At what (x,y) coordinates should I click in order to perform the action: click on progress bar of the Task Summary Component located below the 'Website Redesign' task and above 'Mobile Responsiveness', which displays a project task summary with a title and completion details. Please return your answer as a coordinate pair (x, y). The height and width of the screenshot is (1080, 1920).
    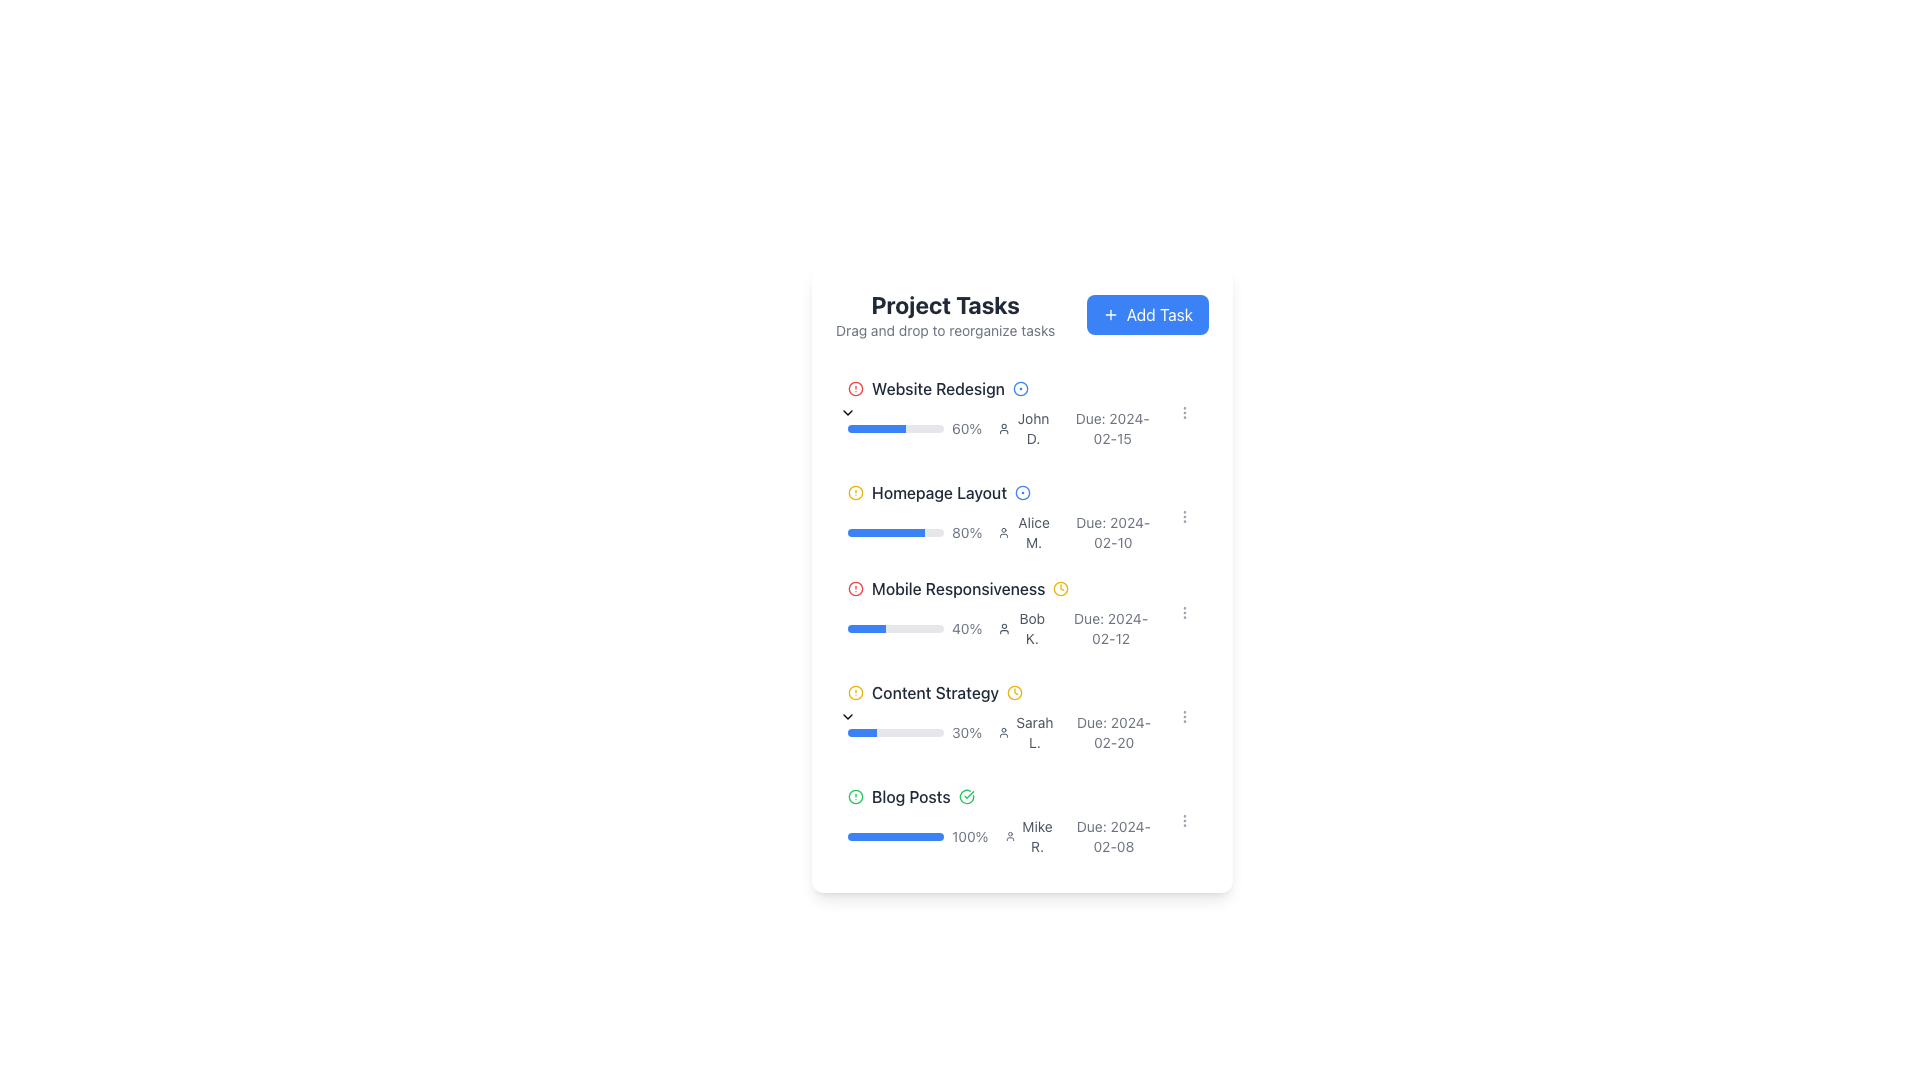
    Looking at the image, I should click on (1022, 564).